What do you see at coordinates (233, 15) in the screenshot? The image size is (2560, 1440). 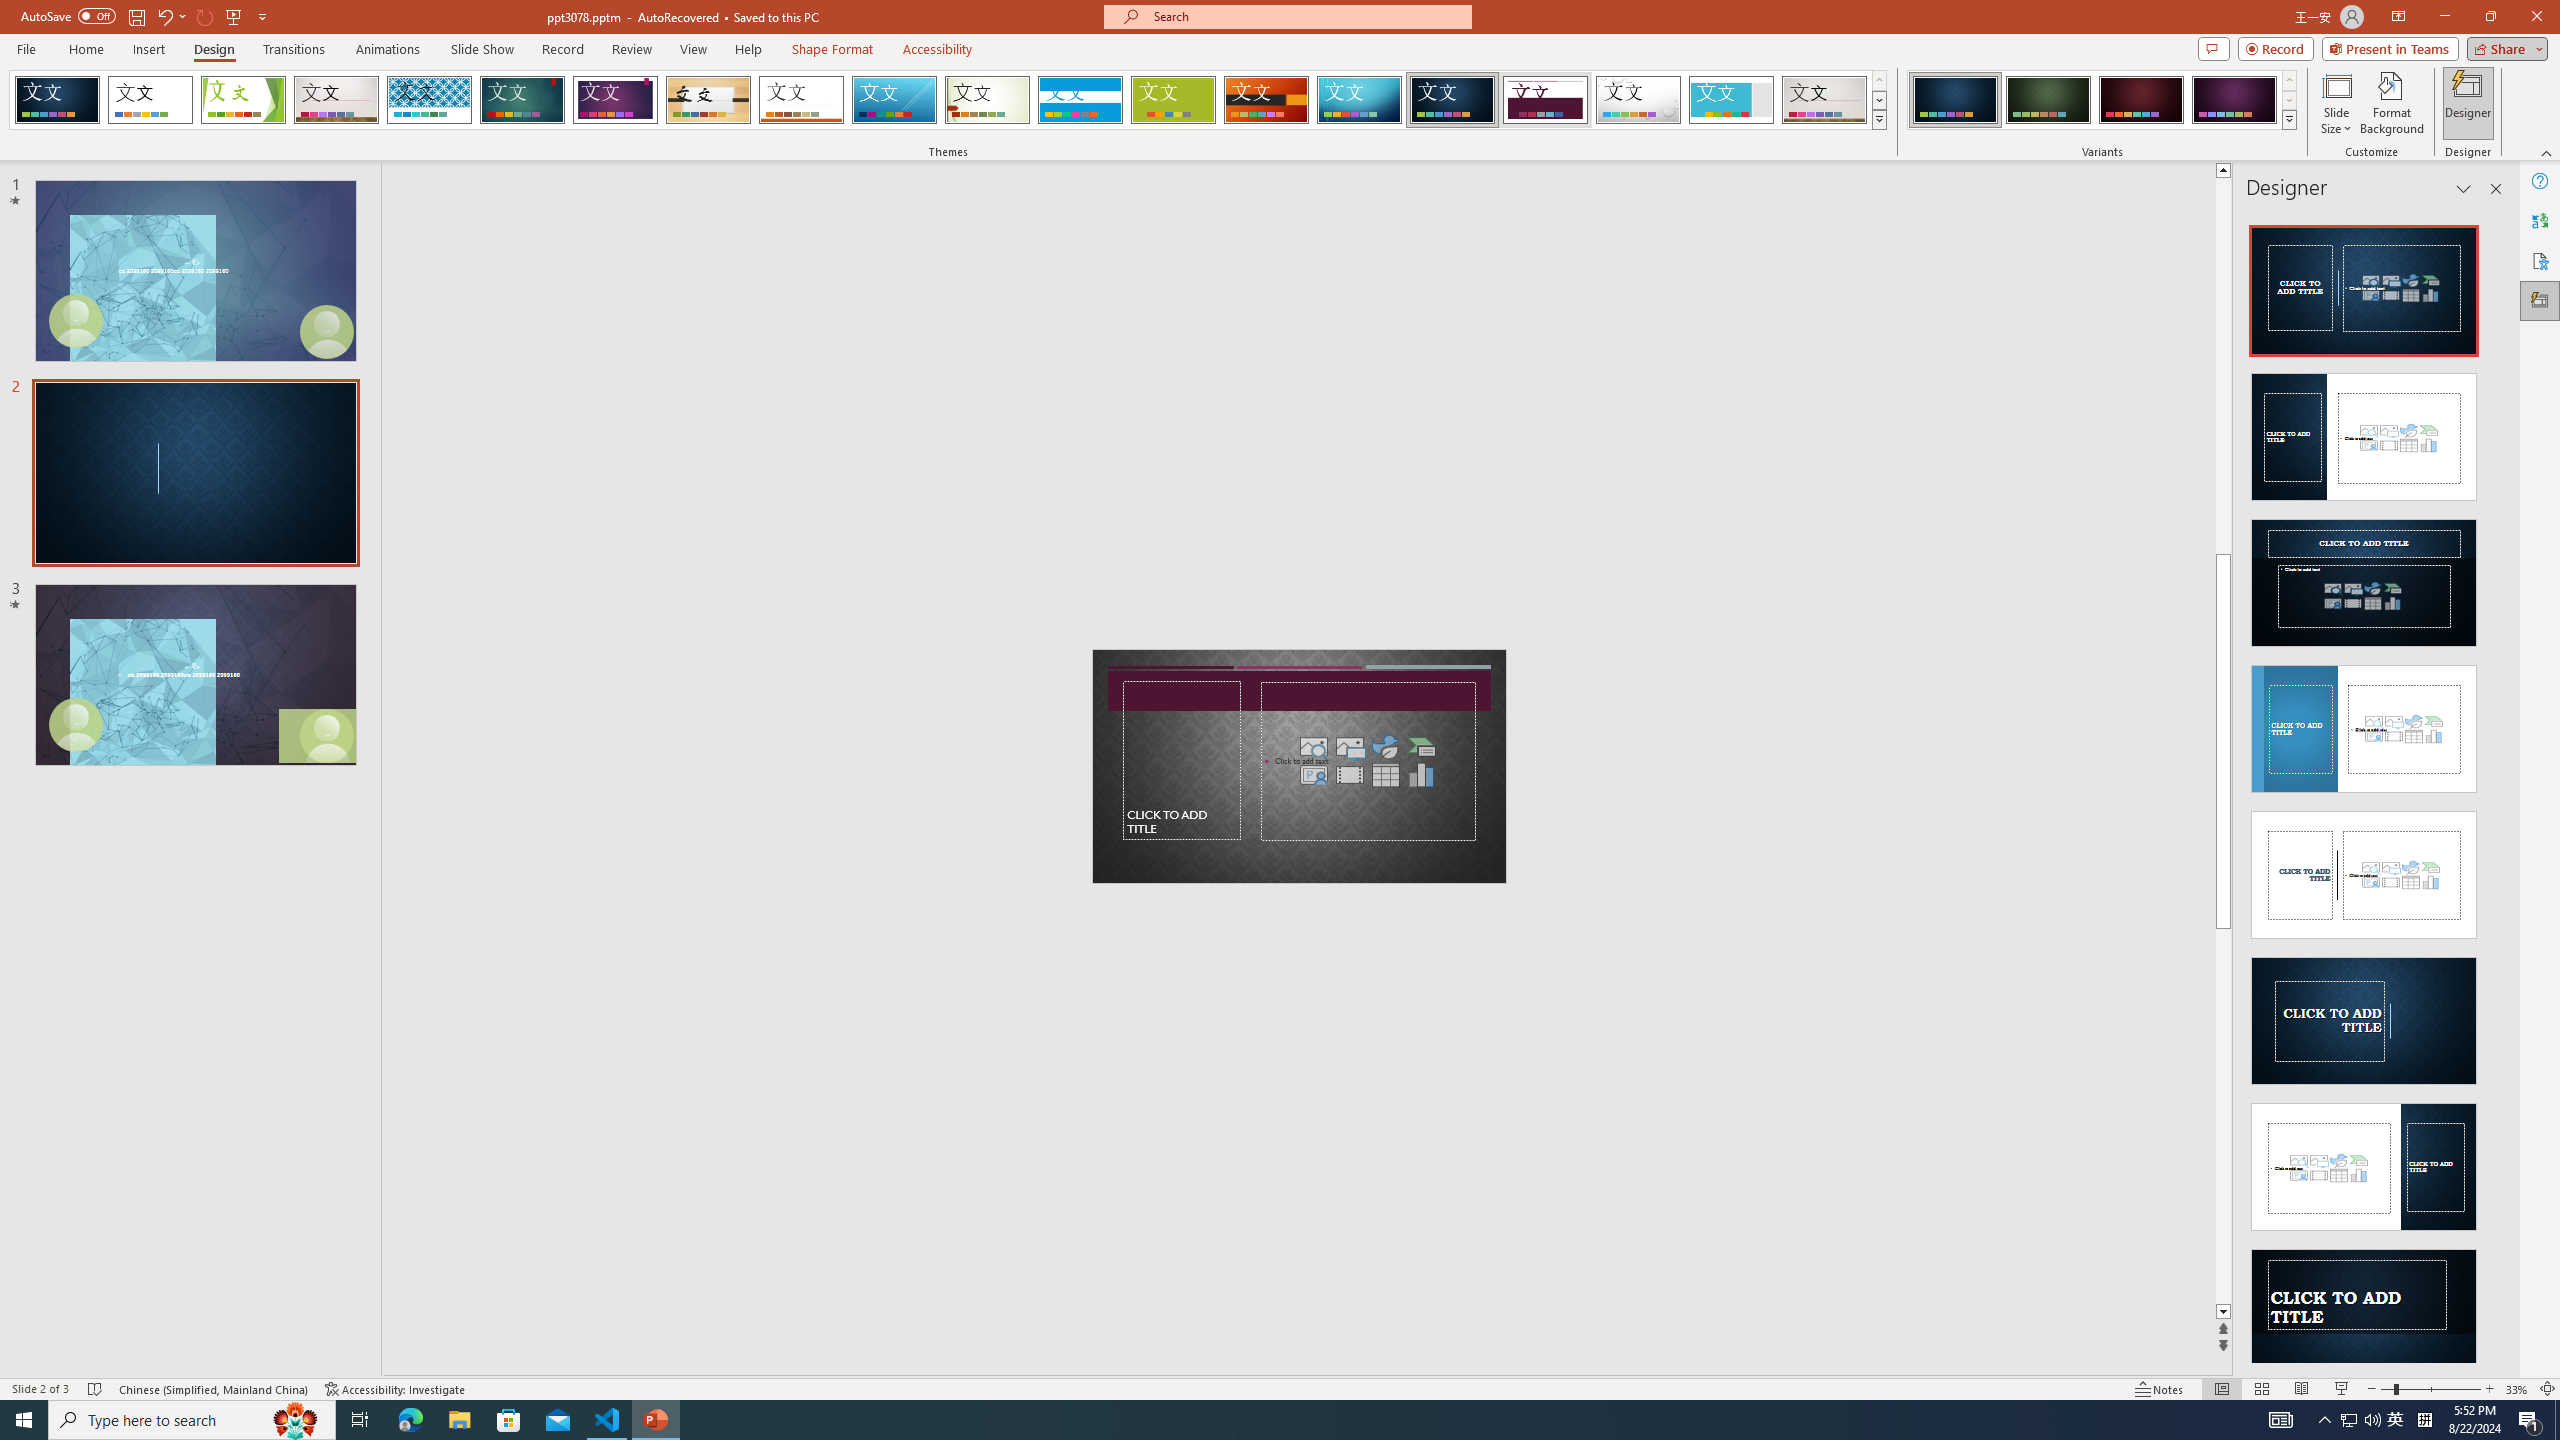 I see `'From Beginning'` at bounding box center [233, 15].